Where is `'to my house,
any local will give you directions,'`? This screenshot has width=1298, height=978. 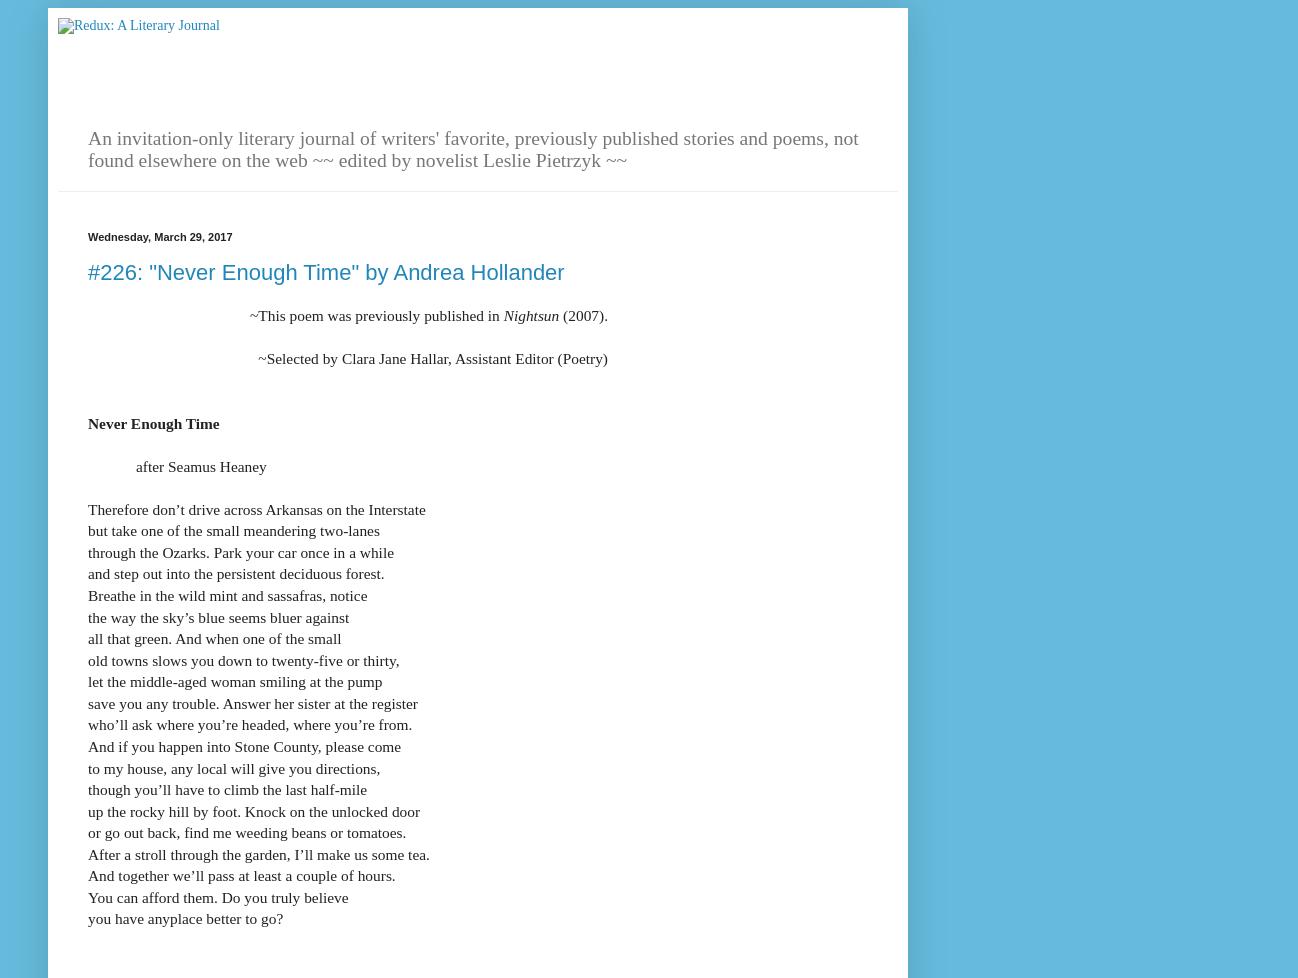 'to my house,
any local will give you directions,' is located at coordinates (234, 766).